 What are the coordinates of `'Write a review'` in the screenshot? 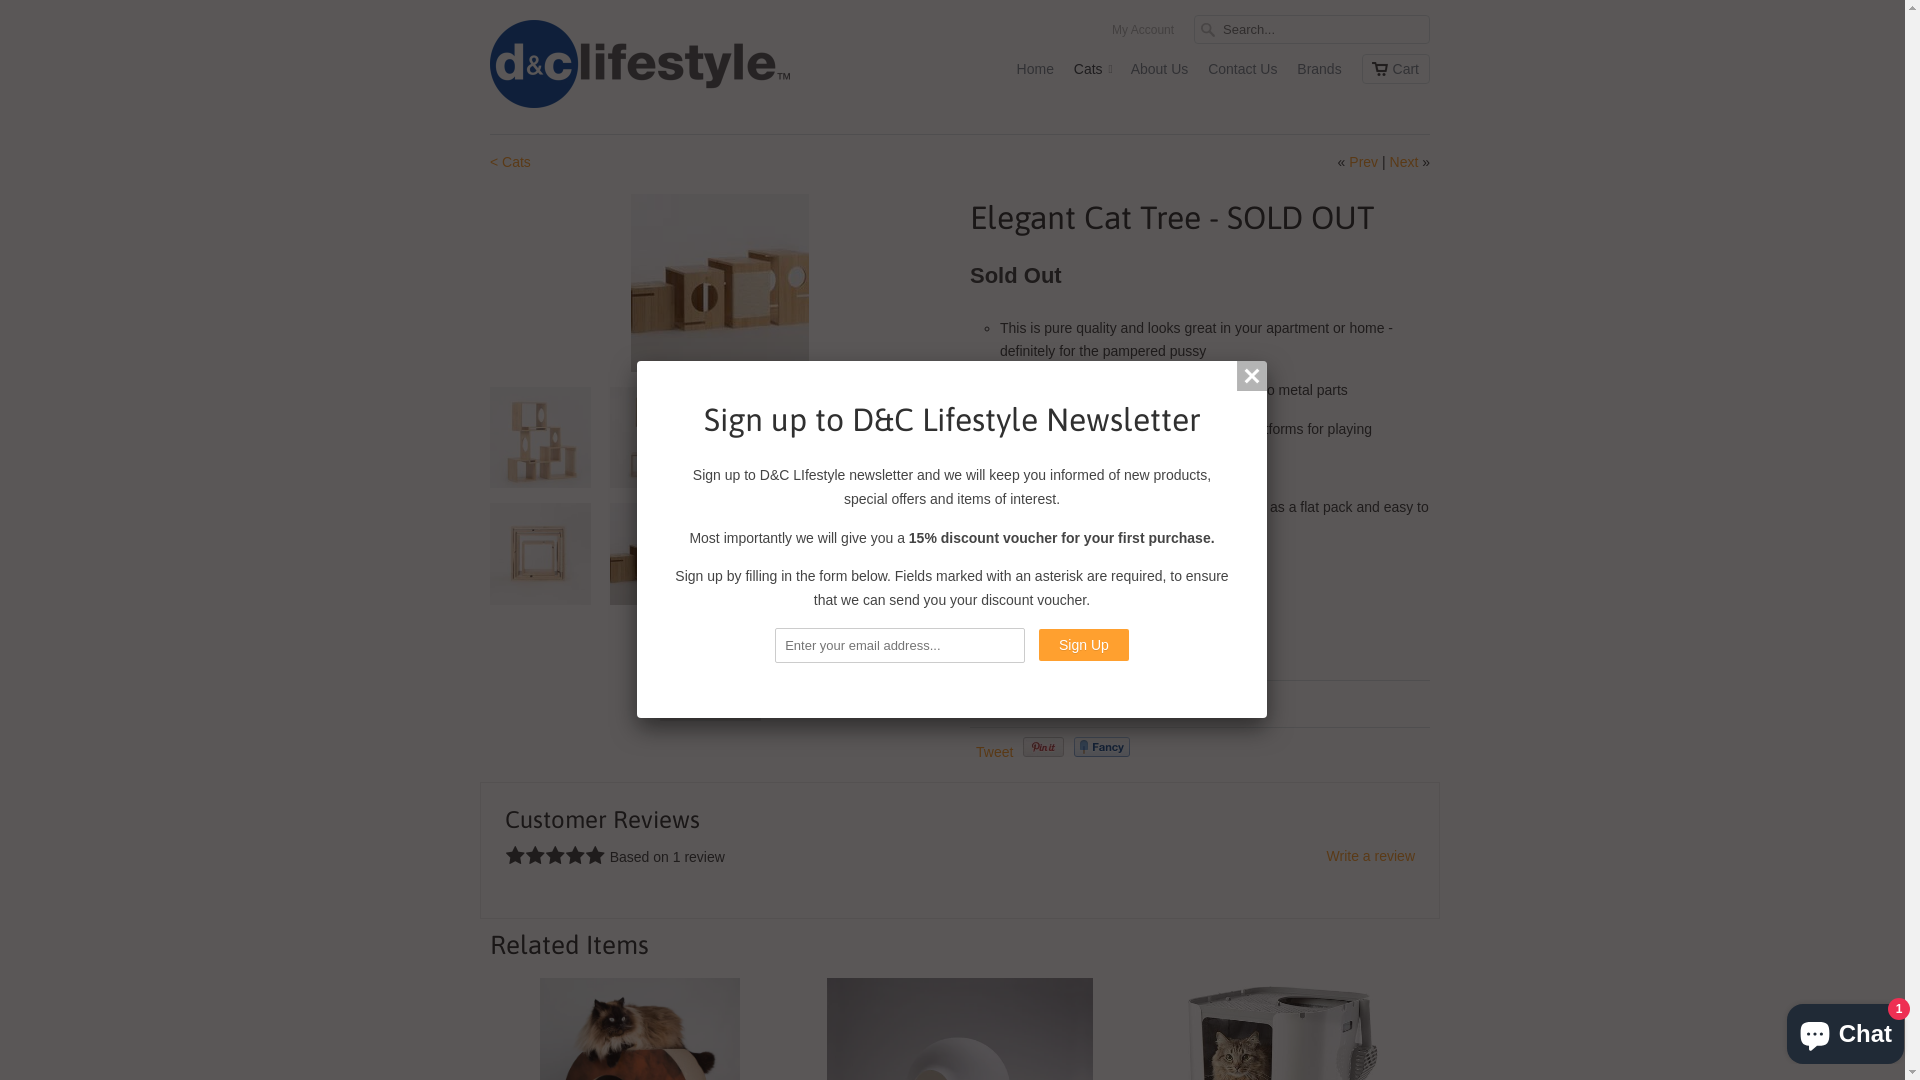 It's located at (1370, 855).